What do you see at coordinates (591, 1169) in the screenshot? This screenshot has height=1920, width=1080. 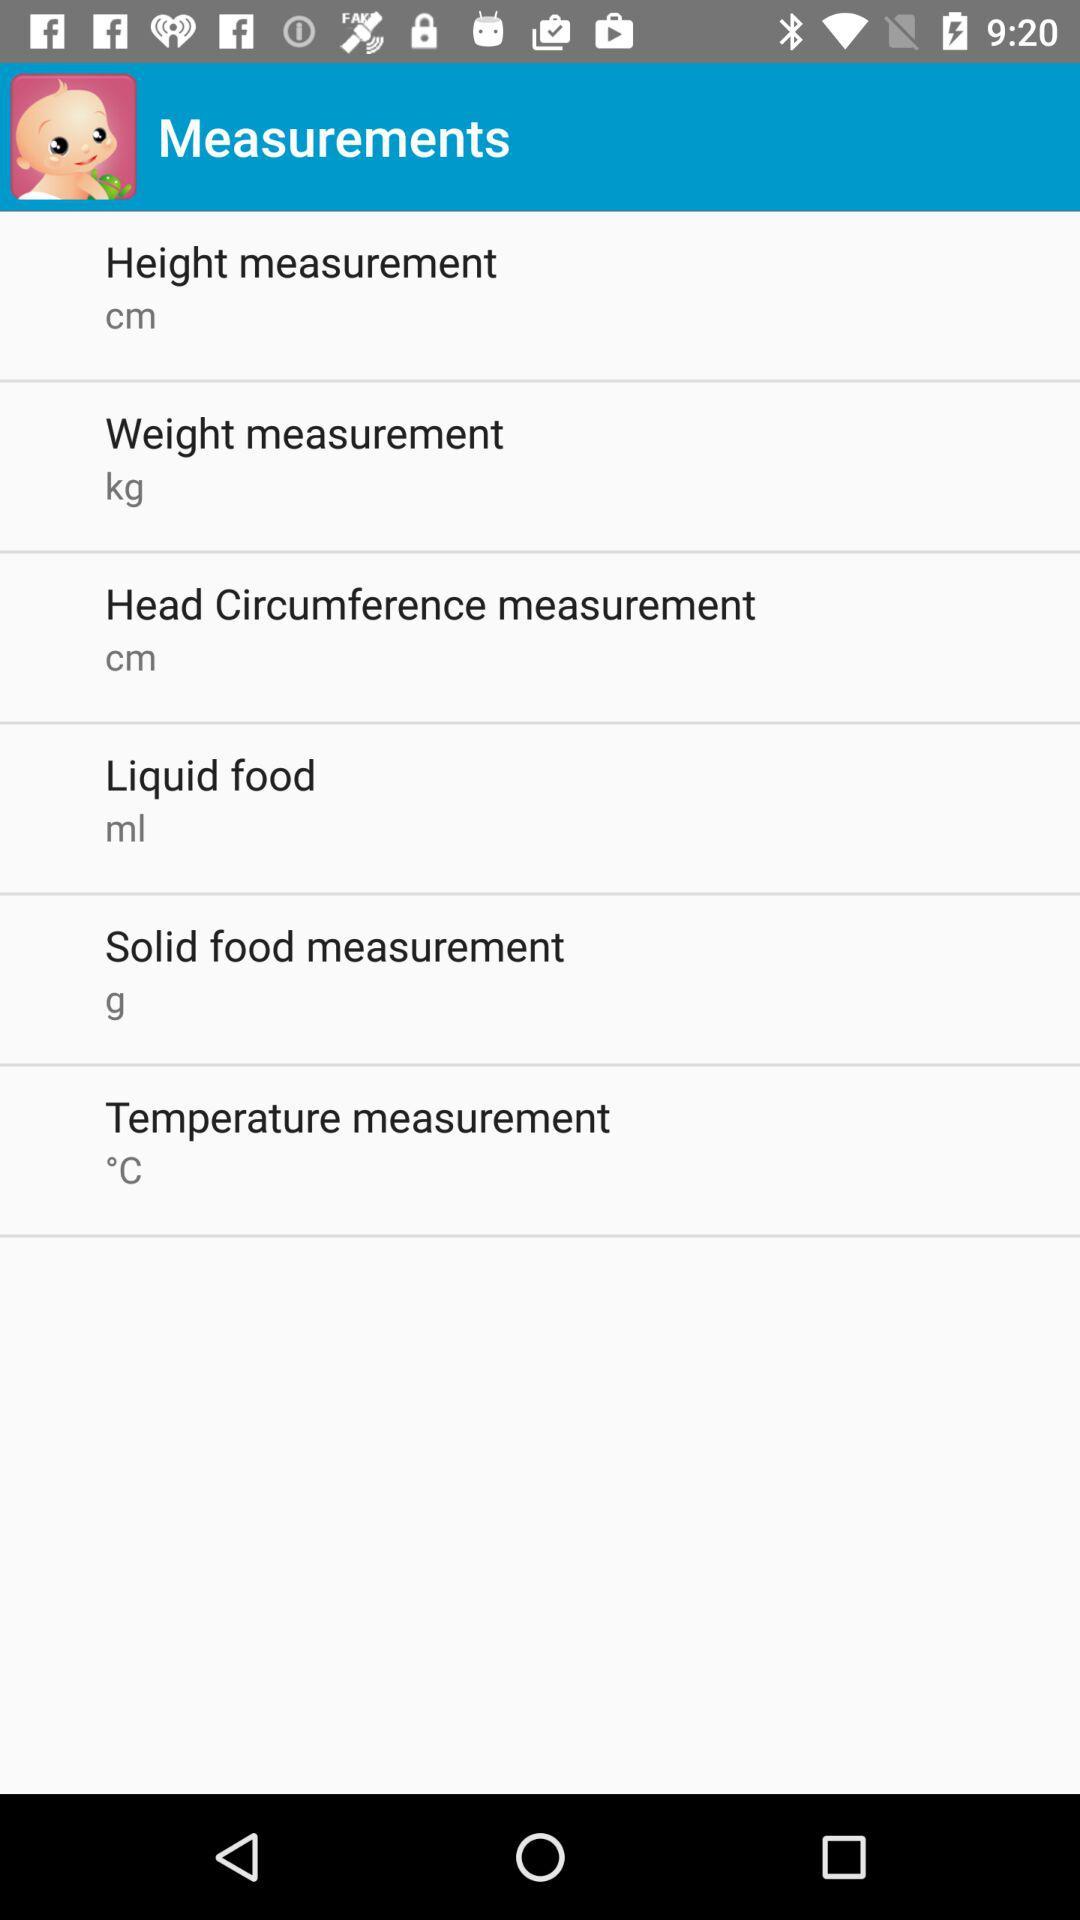 I see `icon below the temperature measurement` at bounding box center [591, 1169].